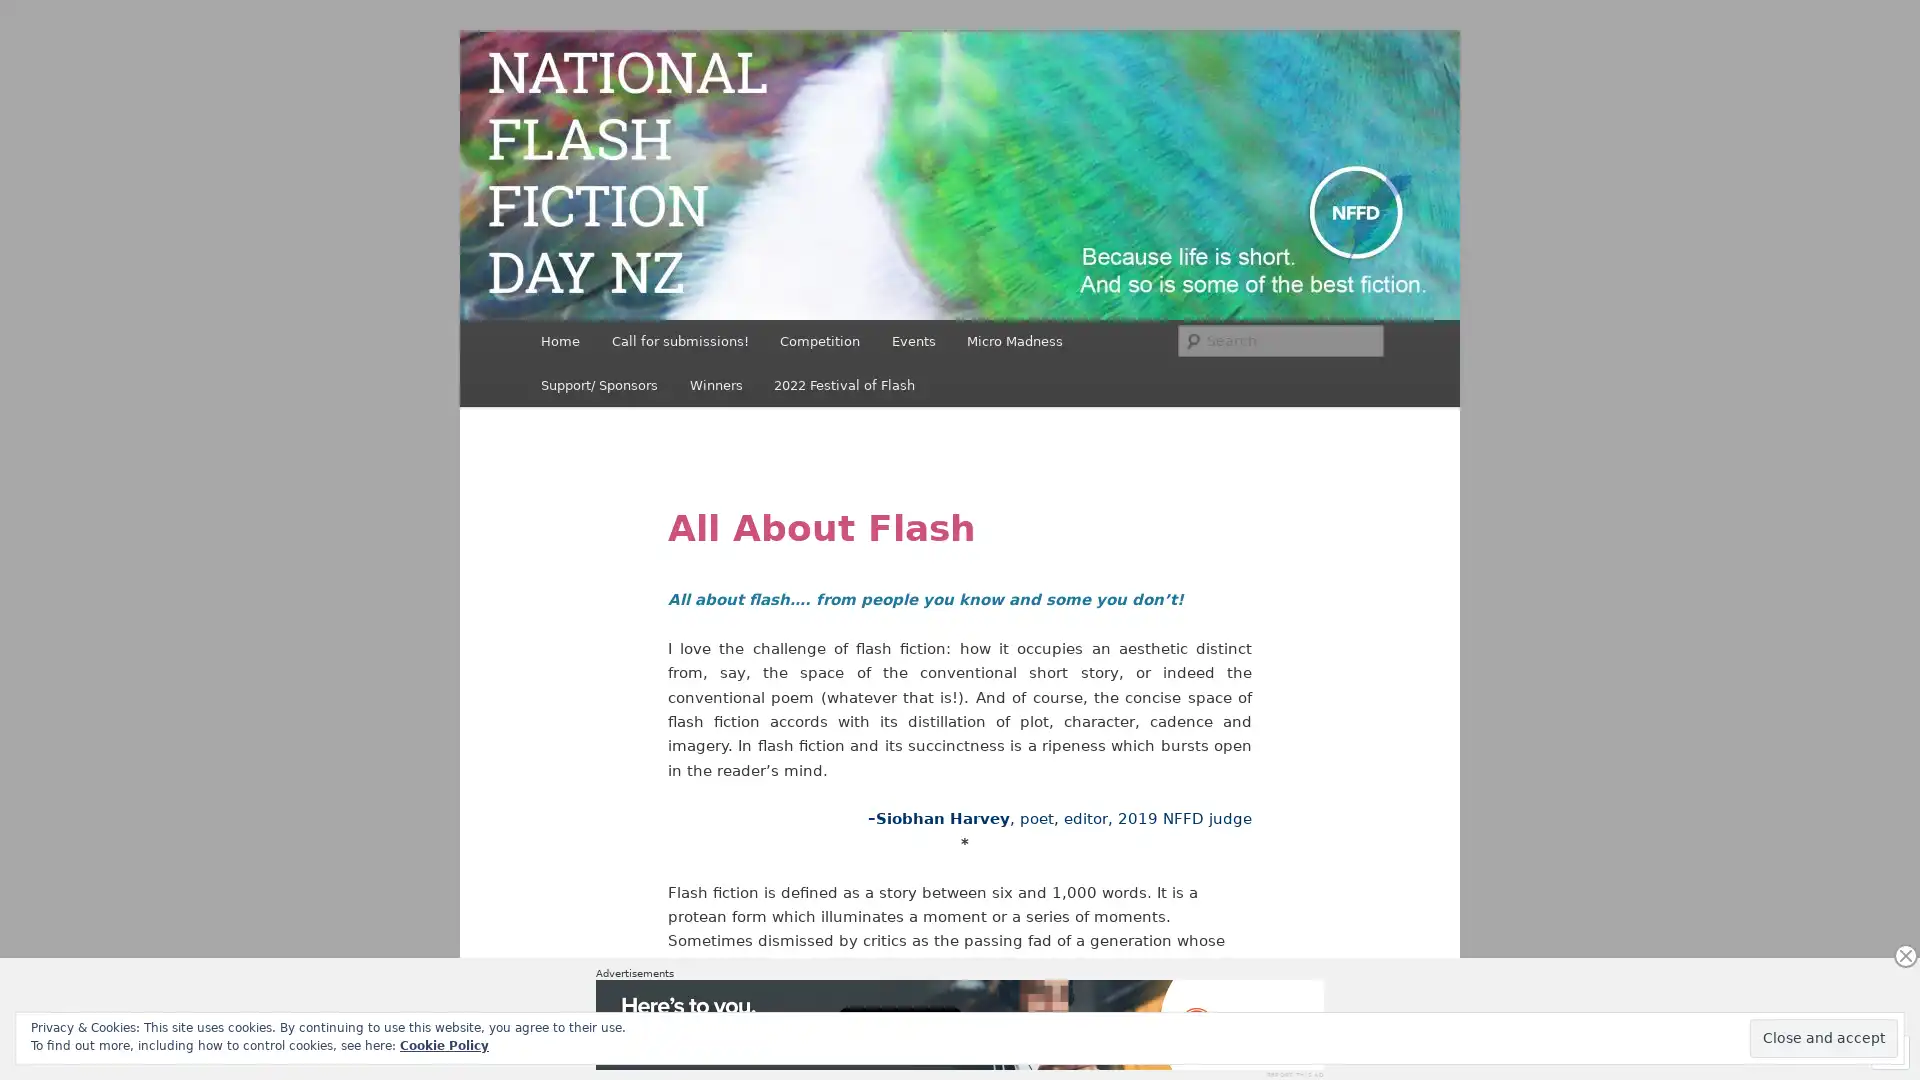 The height and width of the screenshot is (1080, 1920). I want to click on Close and accept, so click(1824, 1037).